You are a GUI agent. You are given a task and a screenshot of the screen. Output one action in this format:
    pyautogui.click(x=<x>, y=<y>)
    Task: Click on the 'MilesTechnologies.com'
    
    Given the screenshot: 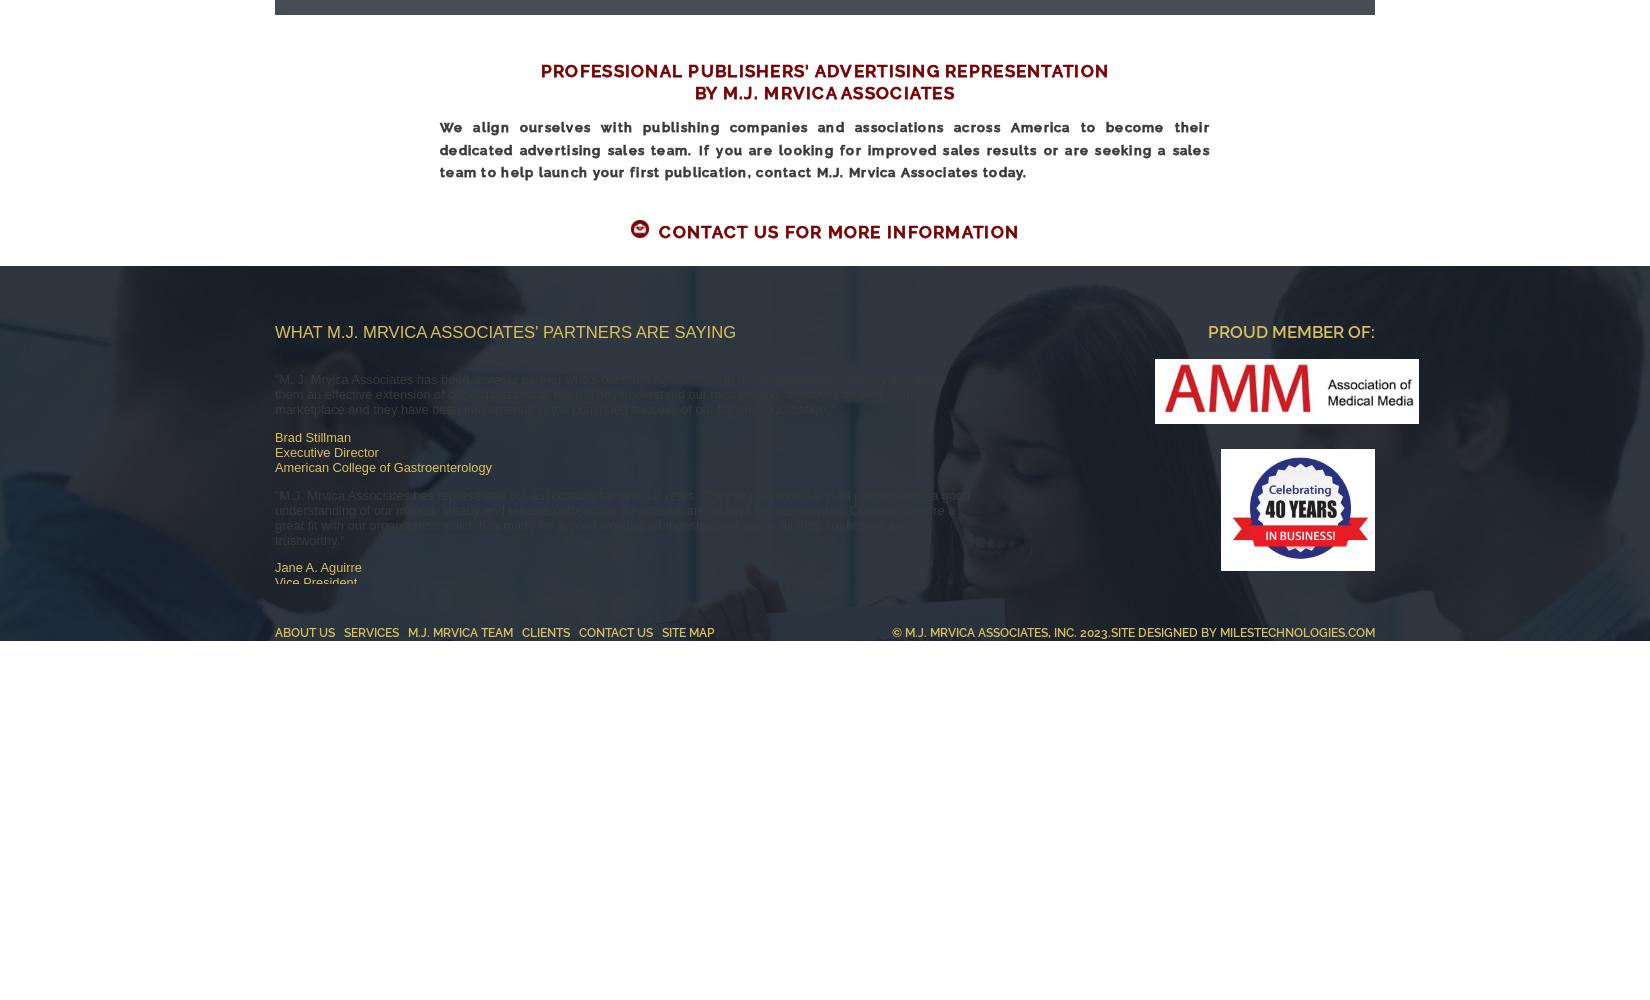 What is the action you would take?
    pyautogui.click(x=1220, y=632)
    